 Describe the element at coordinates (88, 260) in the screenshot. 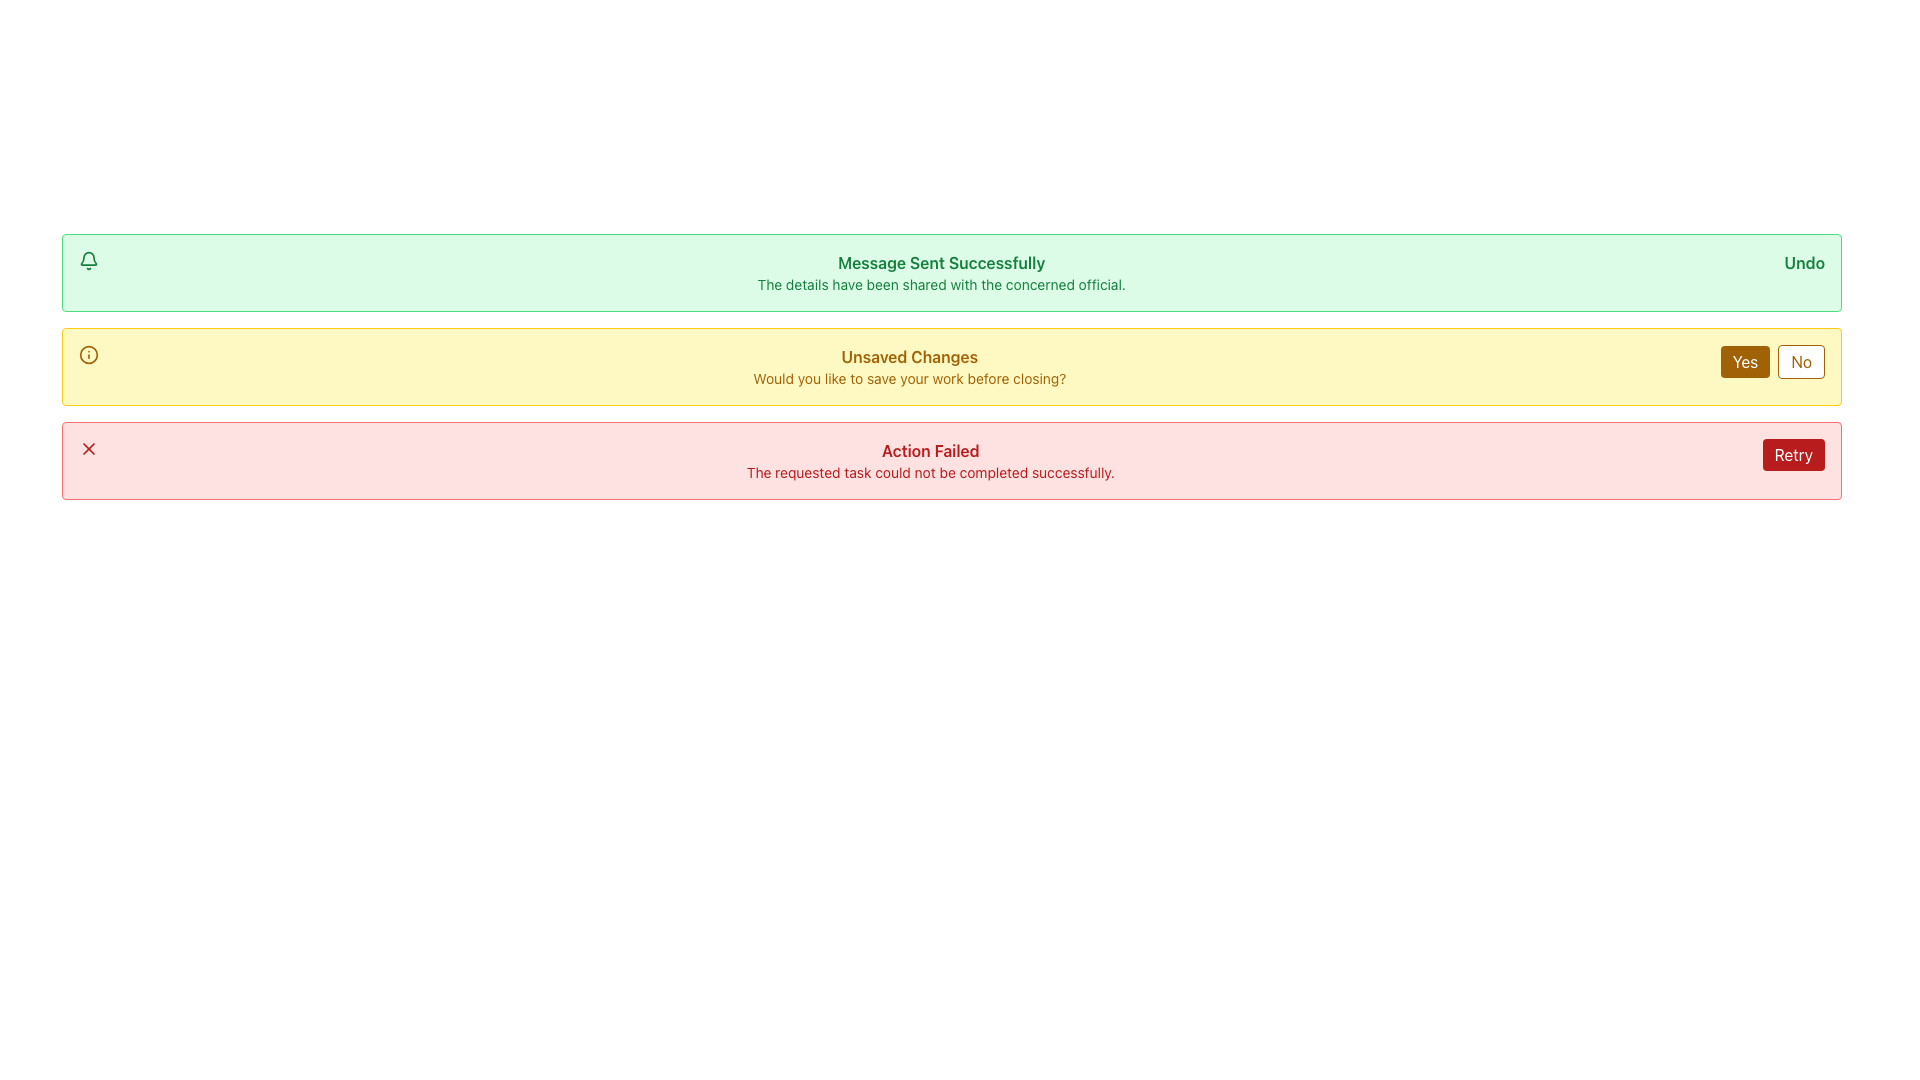

I see `the green bell SVG icon located within the topmost notification box, positioned to the left of the 'Message Sent Successfully' text` at that location.